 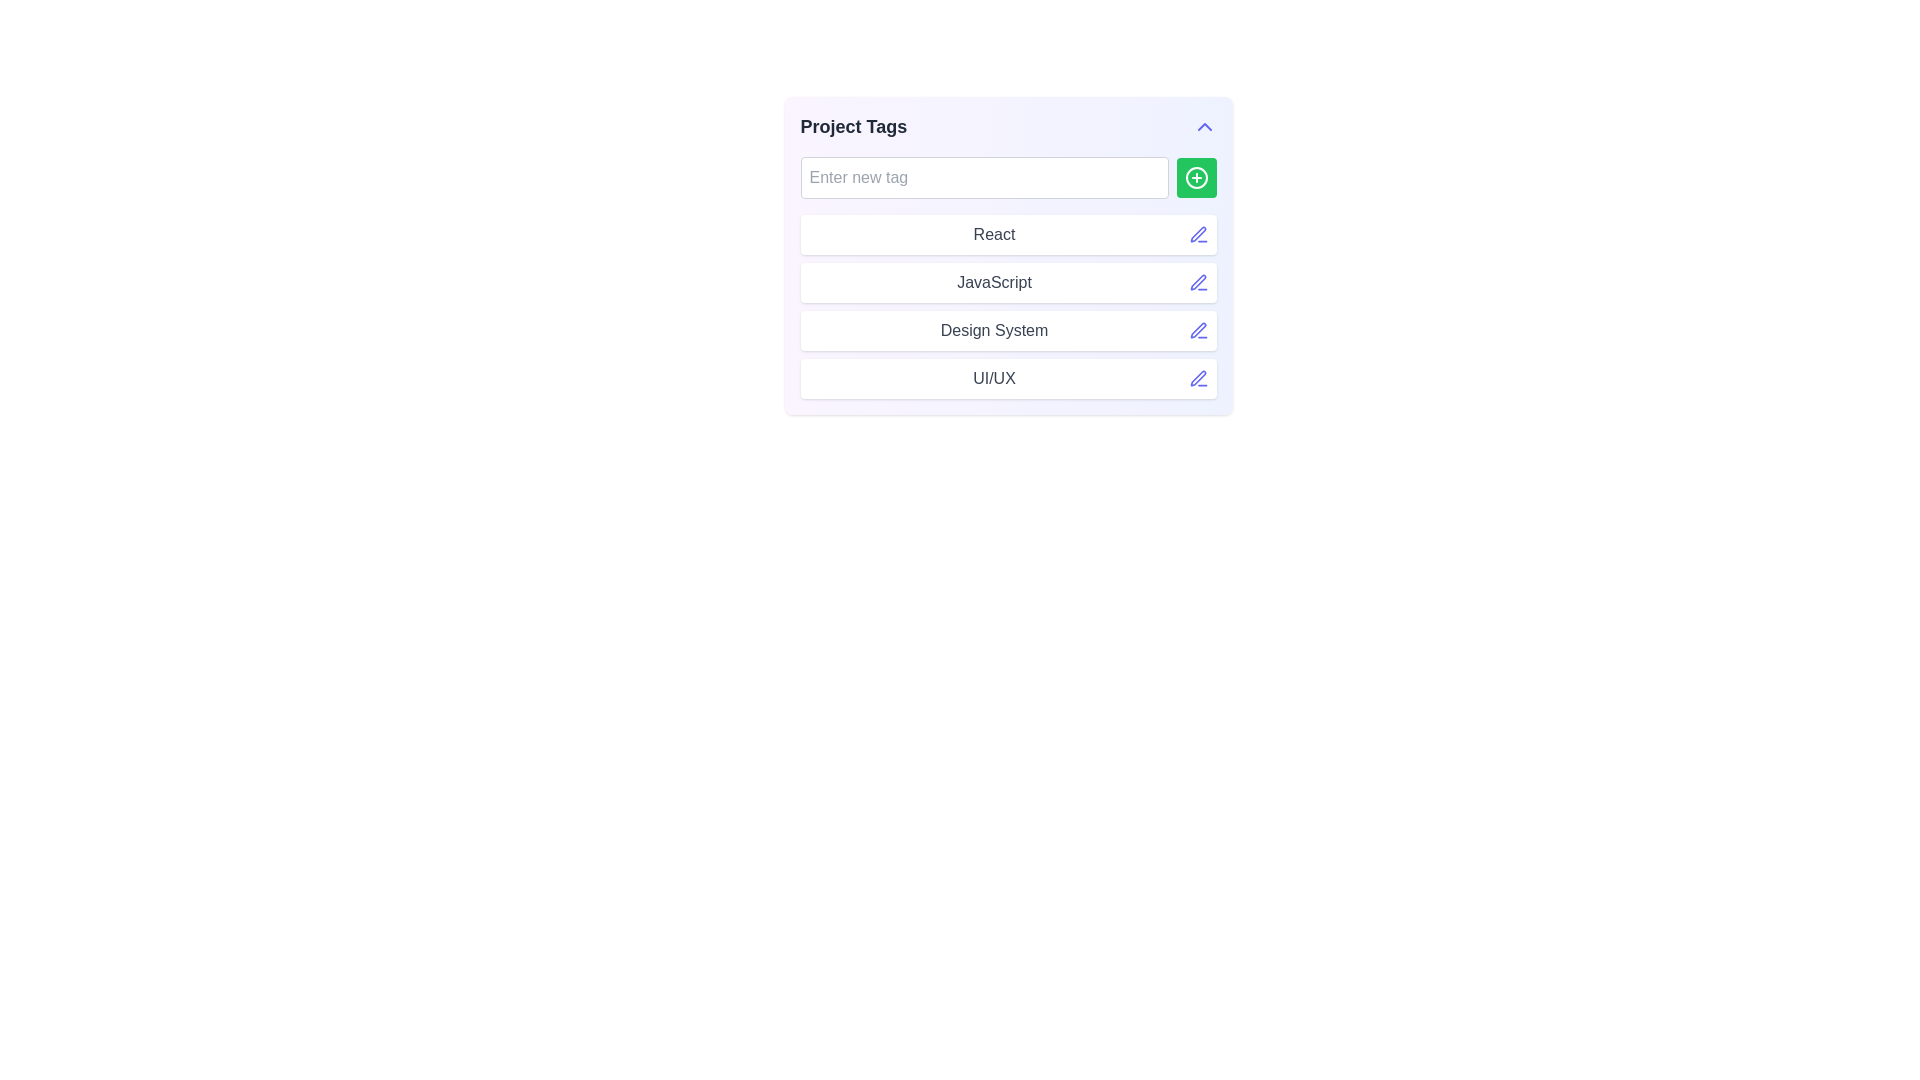 What do you see at coordinates (994, 282) in the screenshot?
I see `the text label displaying 'JavaScript' in the second entry of the 'Project Tags' section` at bounding box center [994, 282].